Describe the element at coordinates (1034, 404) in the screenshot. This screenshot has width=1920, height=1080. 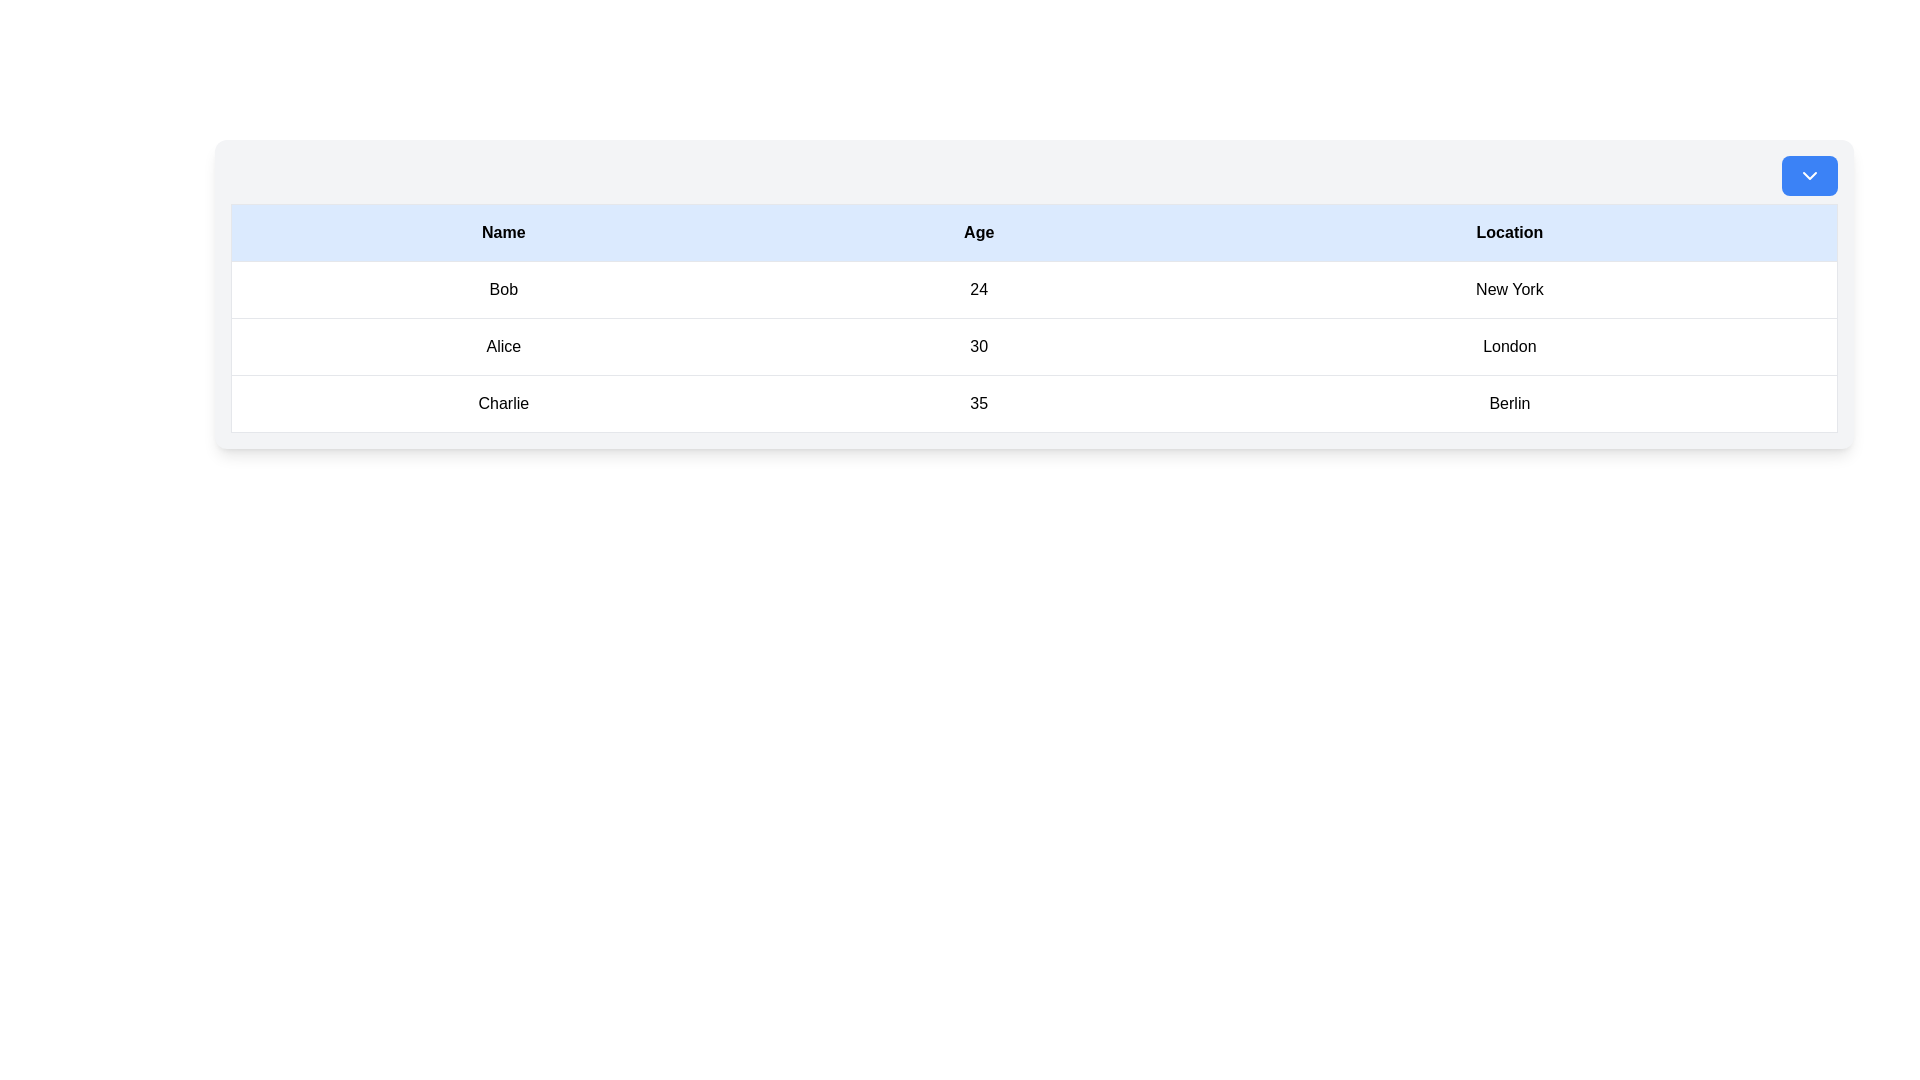
I see `the content of the table row containing the text 'Charlie35Berlin', which is the third row in the table under the columns 'Name', 'Age', and 'Location'` at that location.